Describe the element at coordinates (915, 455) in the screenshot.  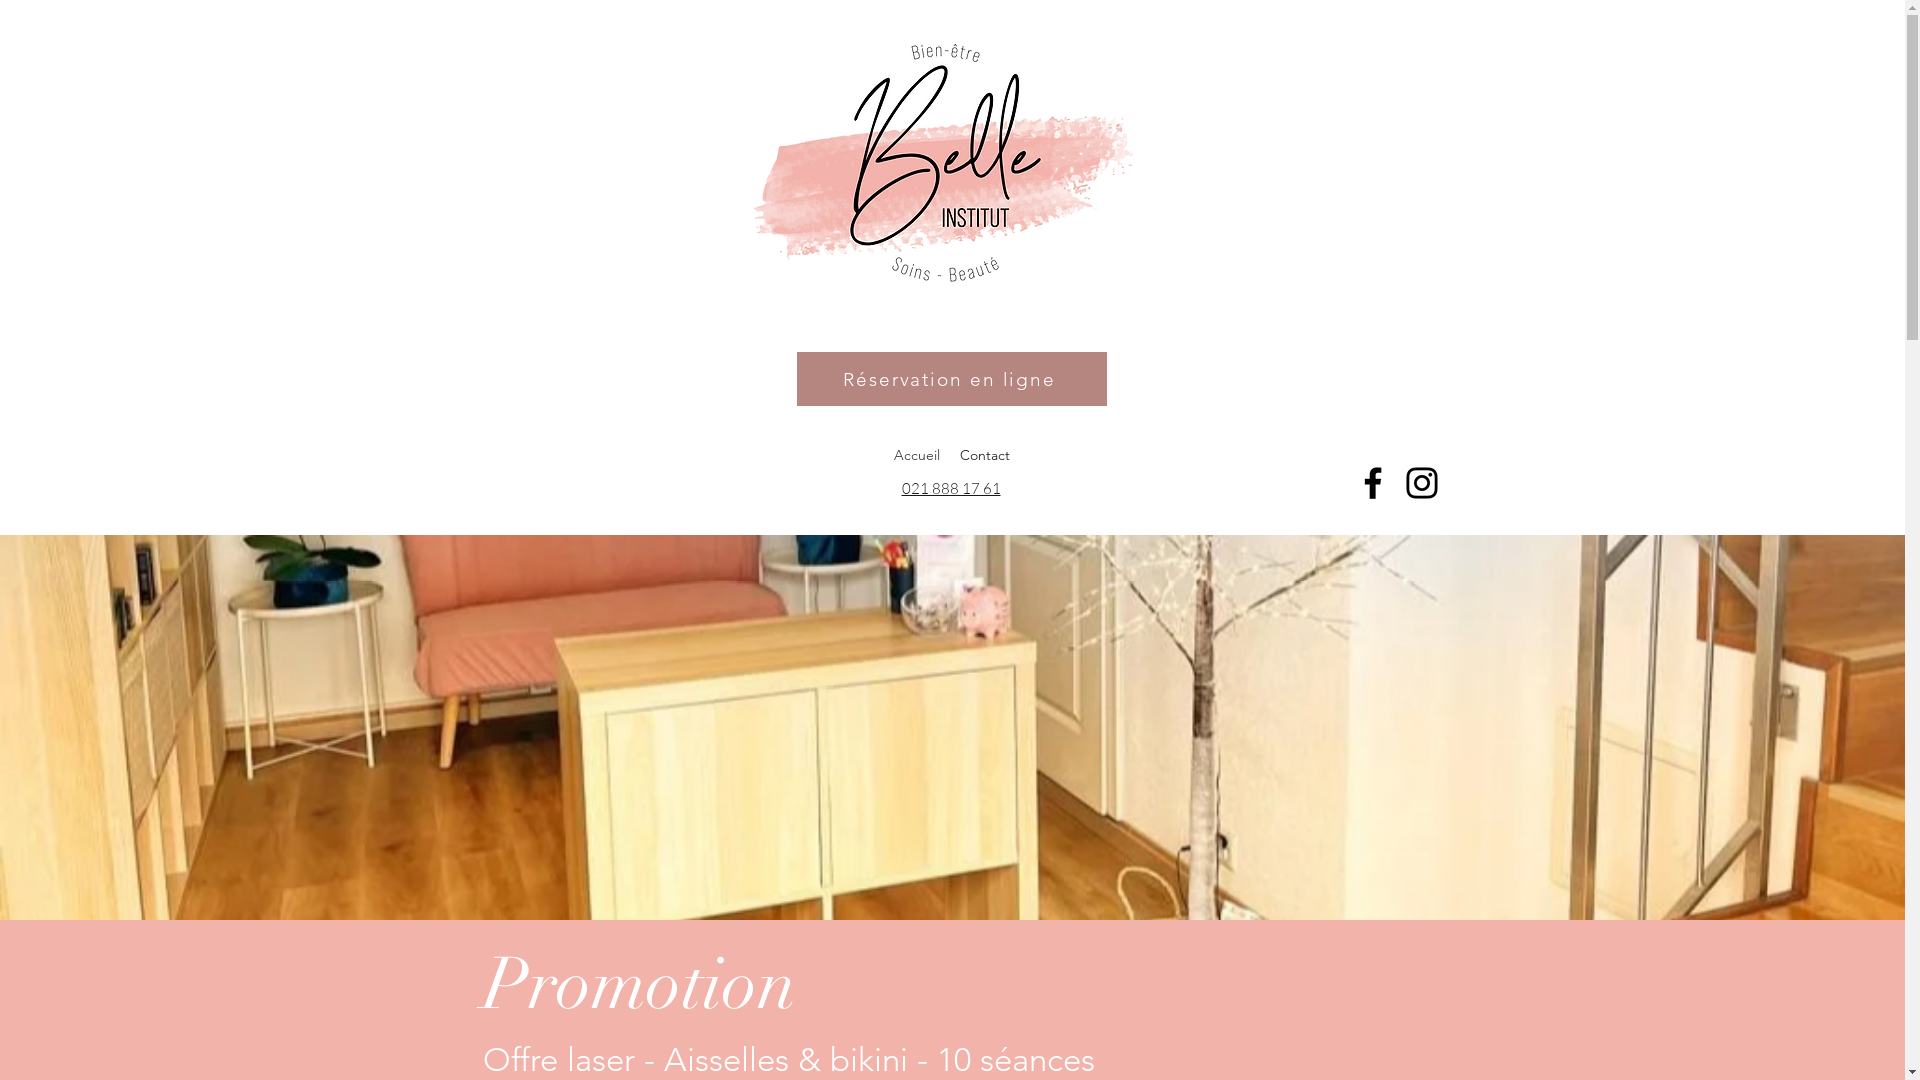
I see `'Accueil'` at that location.